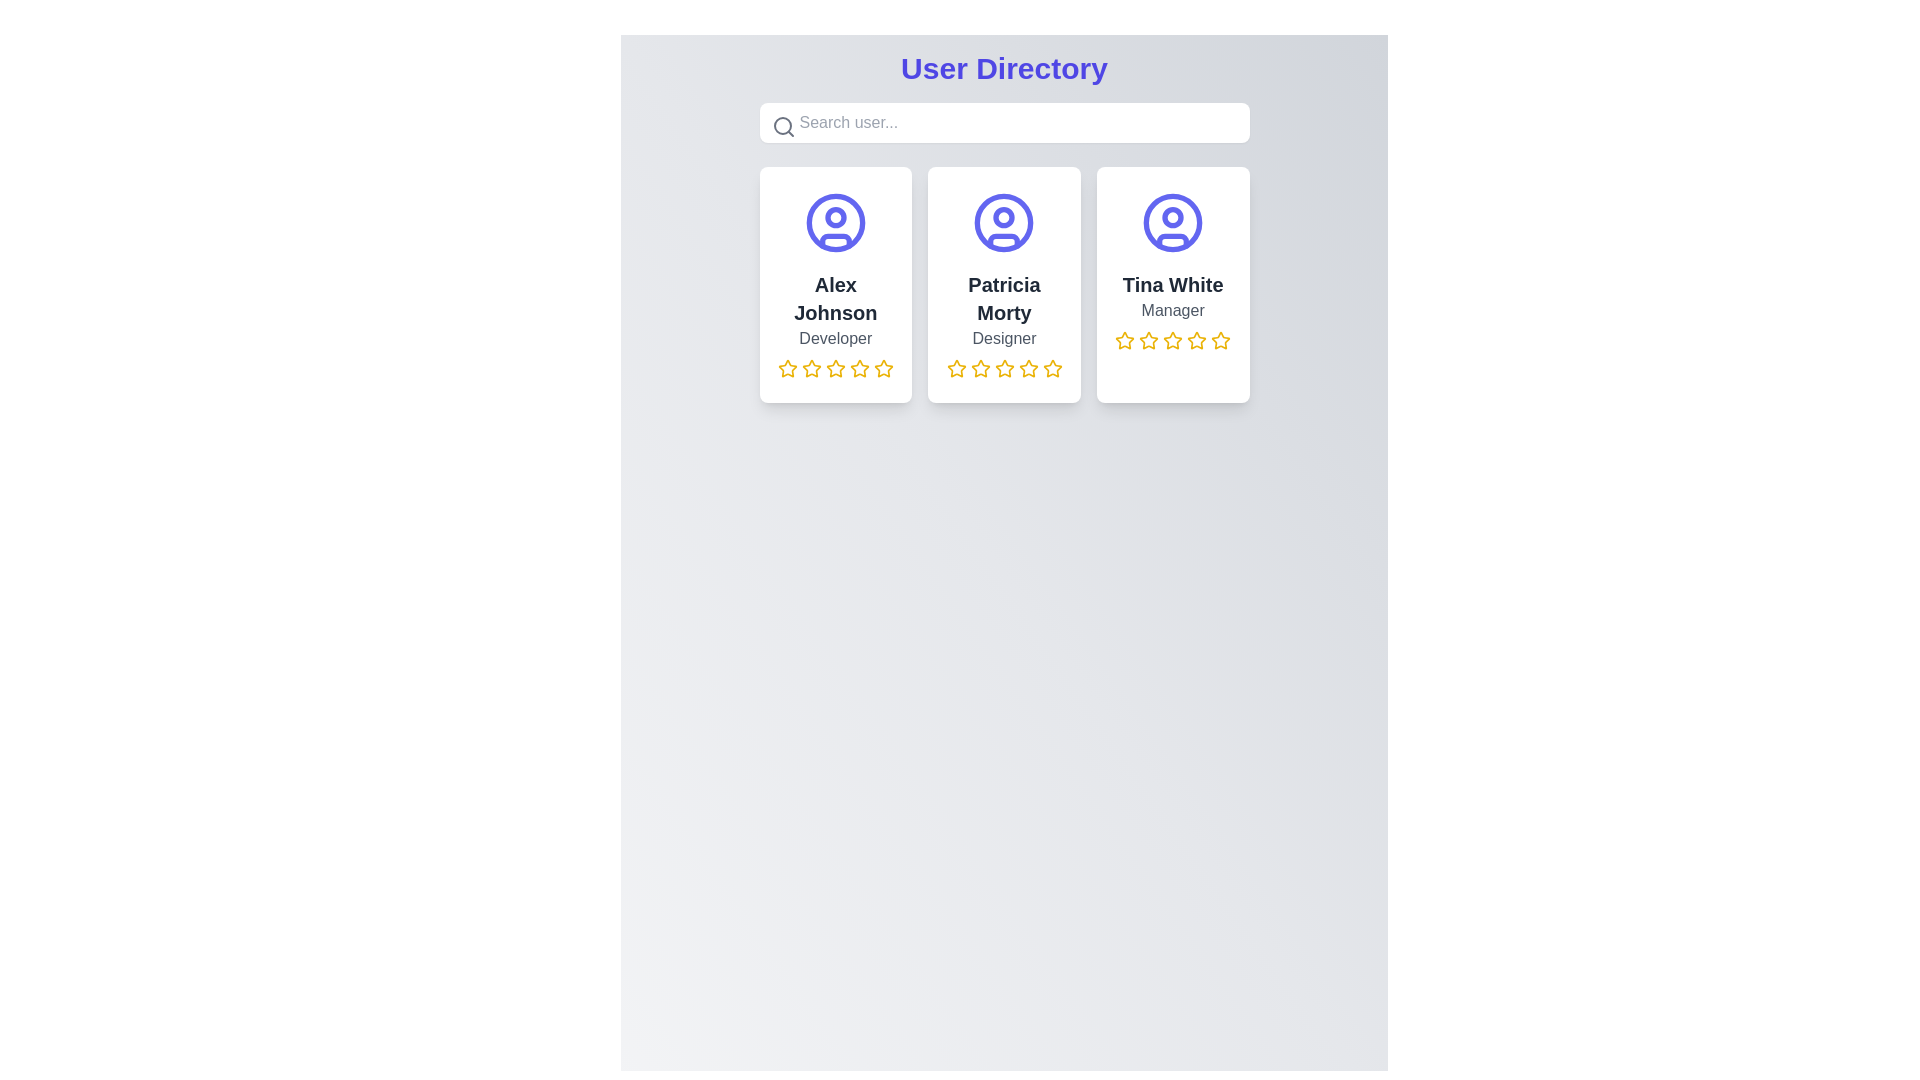  I want to click on the yellow star icon in the interactive rating component located in Tina White's user card to assign a rating, so click(1173, 339).